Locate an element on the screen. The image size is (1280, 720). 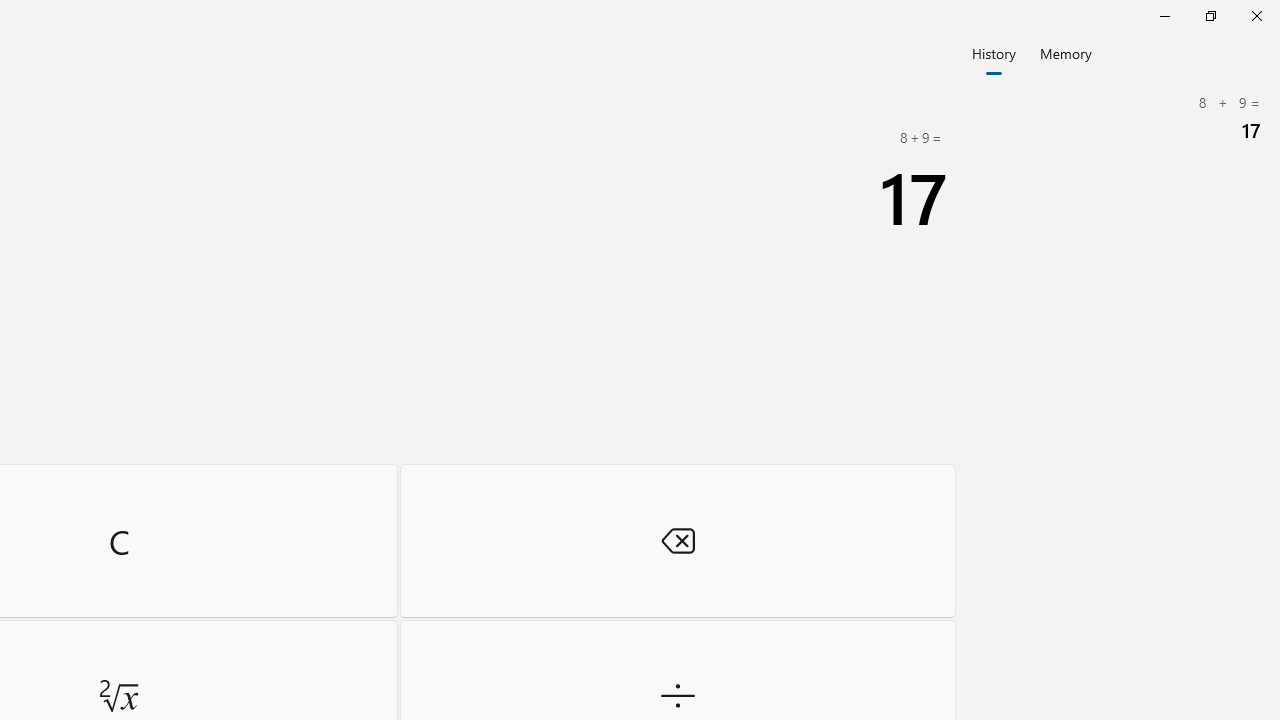
'Close Calculator' is located at coordinates (1255, 15).